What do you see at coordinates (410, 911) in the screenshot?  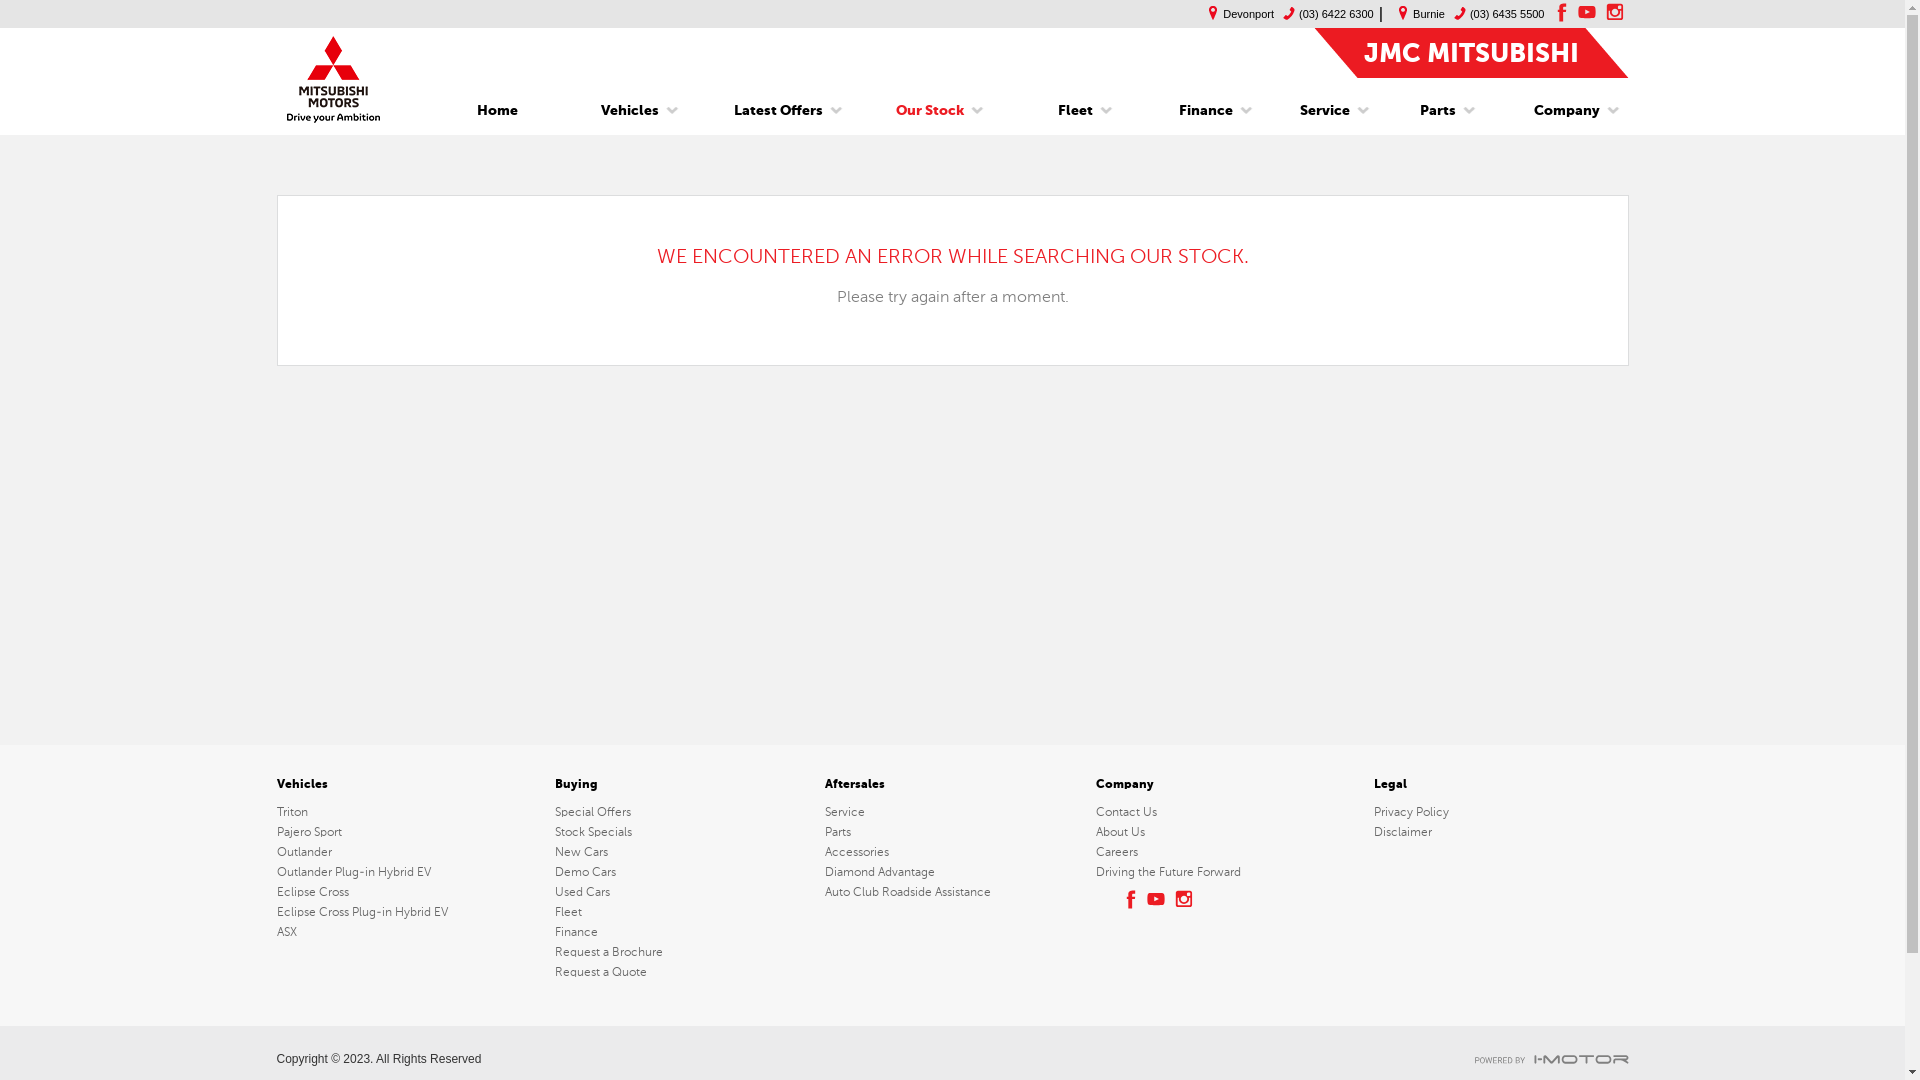 I see `'Eclipse Cross Plug-in Hybrid EV'` at bounding box center [410, 911].